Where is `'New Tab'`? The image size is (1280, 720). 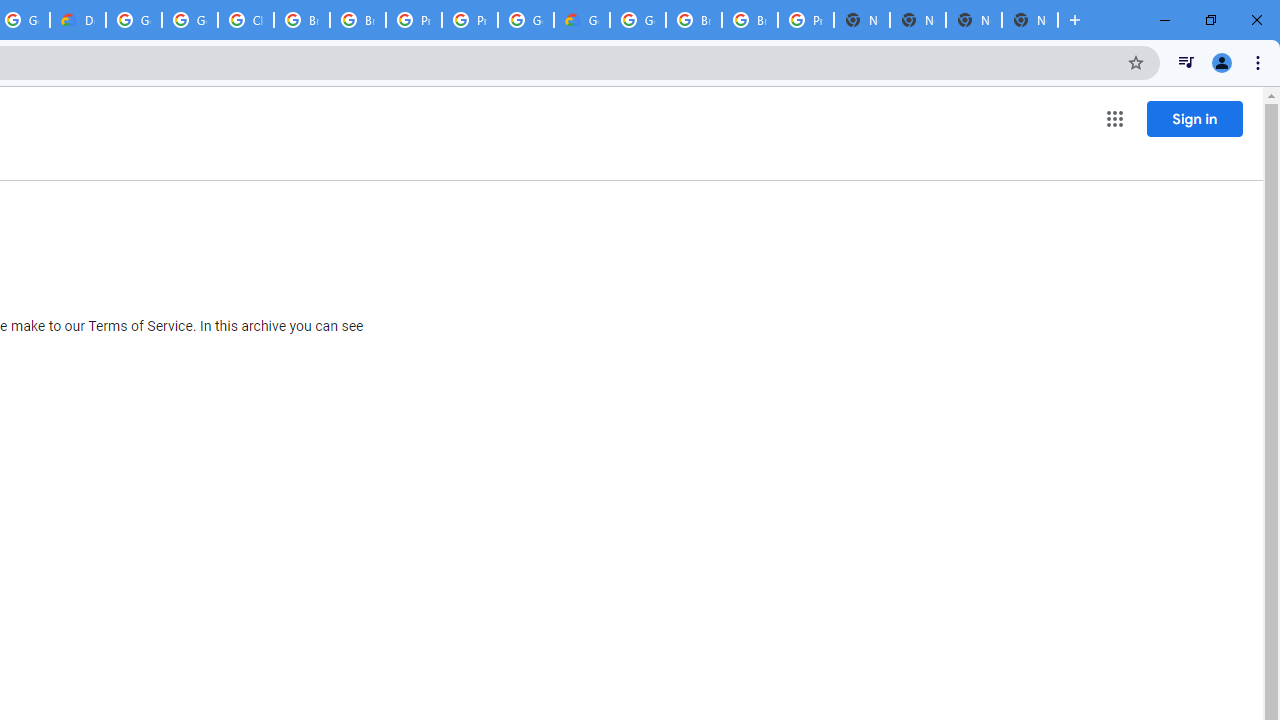 'New Tab' is located at coordinates (974, 20).